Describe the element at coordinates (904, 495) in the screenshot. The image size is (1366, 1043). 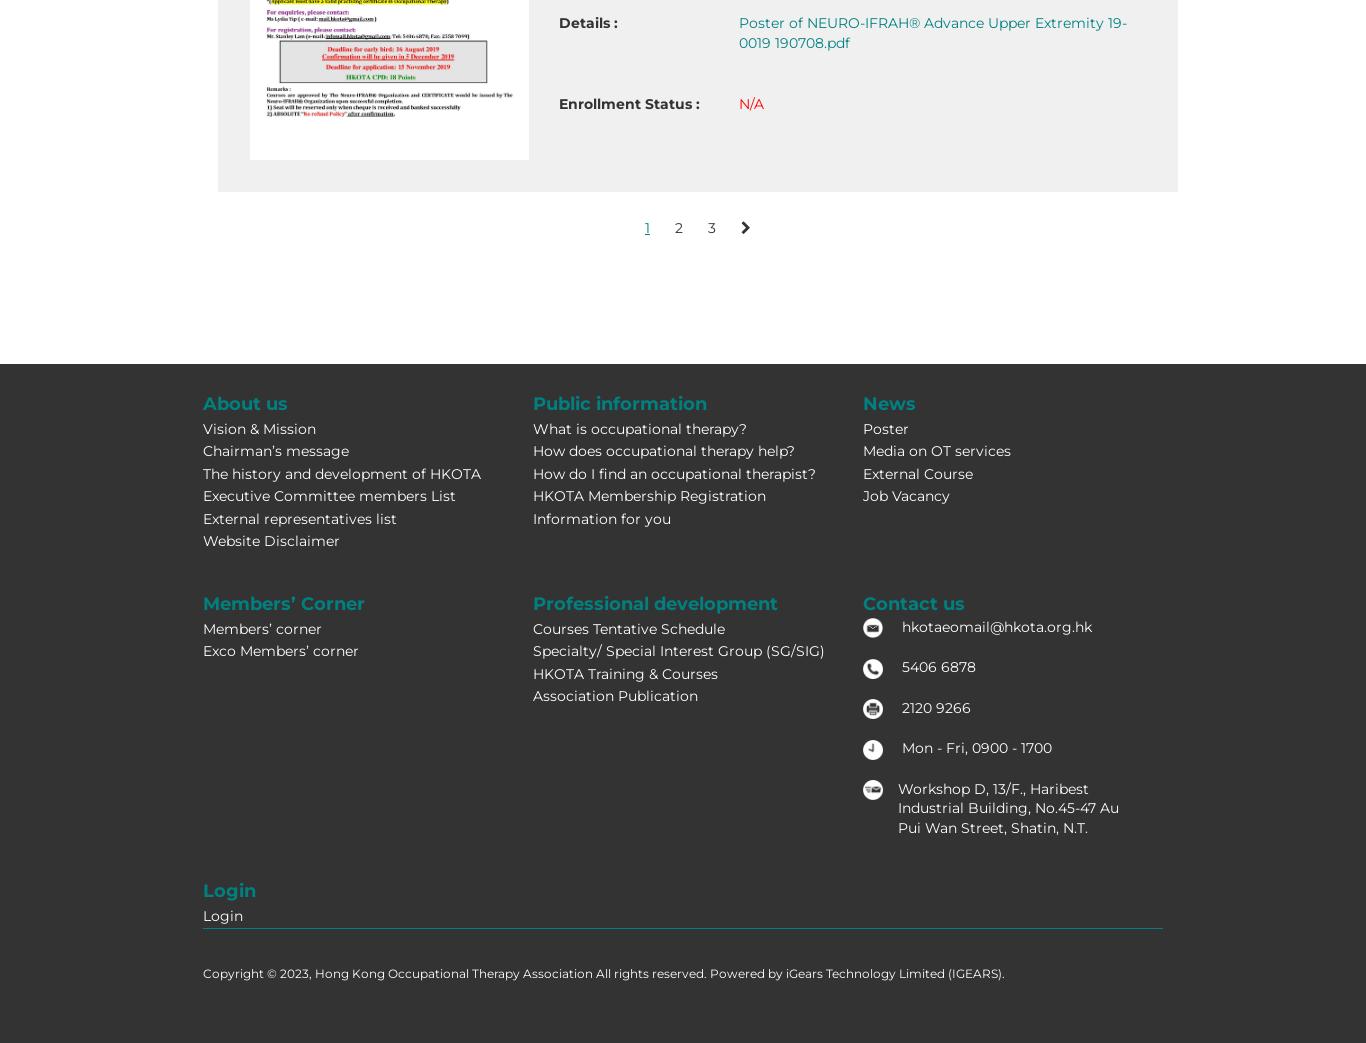
I see `'Job Vacancy'` at that location.